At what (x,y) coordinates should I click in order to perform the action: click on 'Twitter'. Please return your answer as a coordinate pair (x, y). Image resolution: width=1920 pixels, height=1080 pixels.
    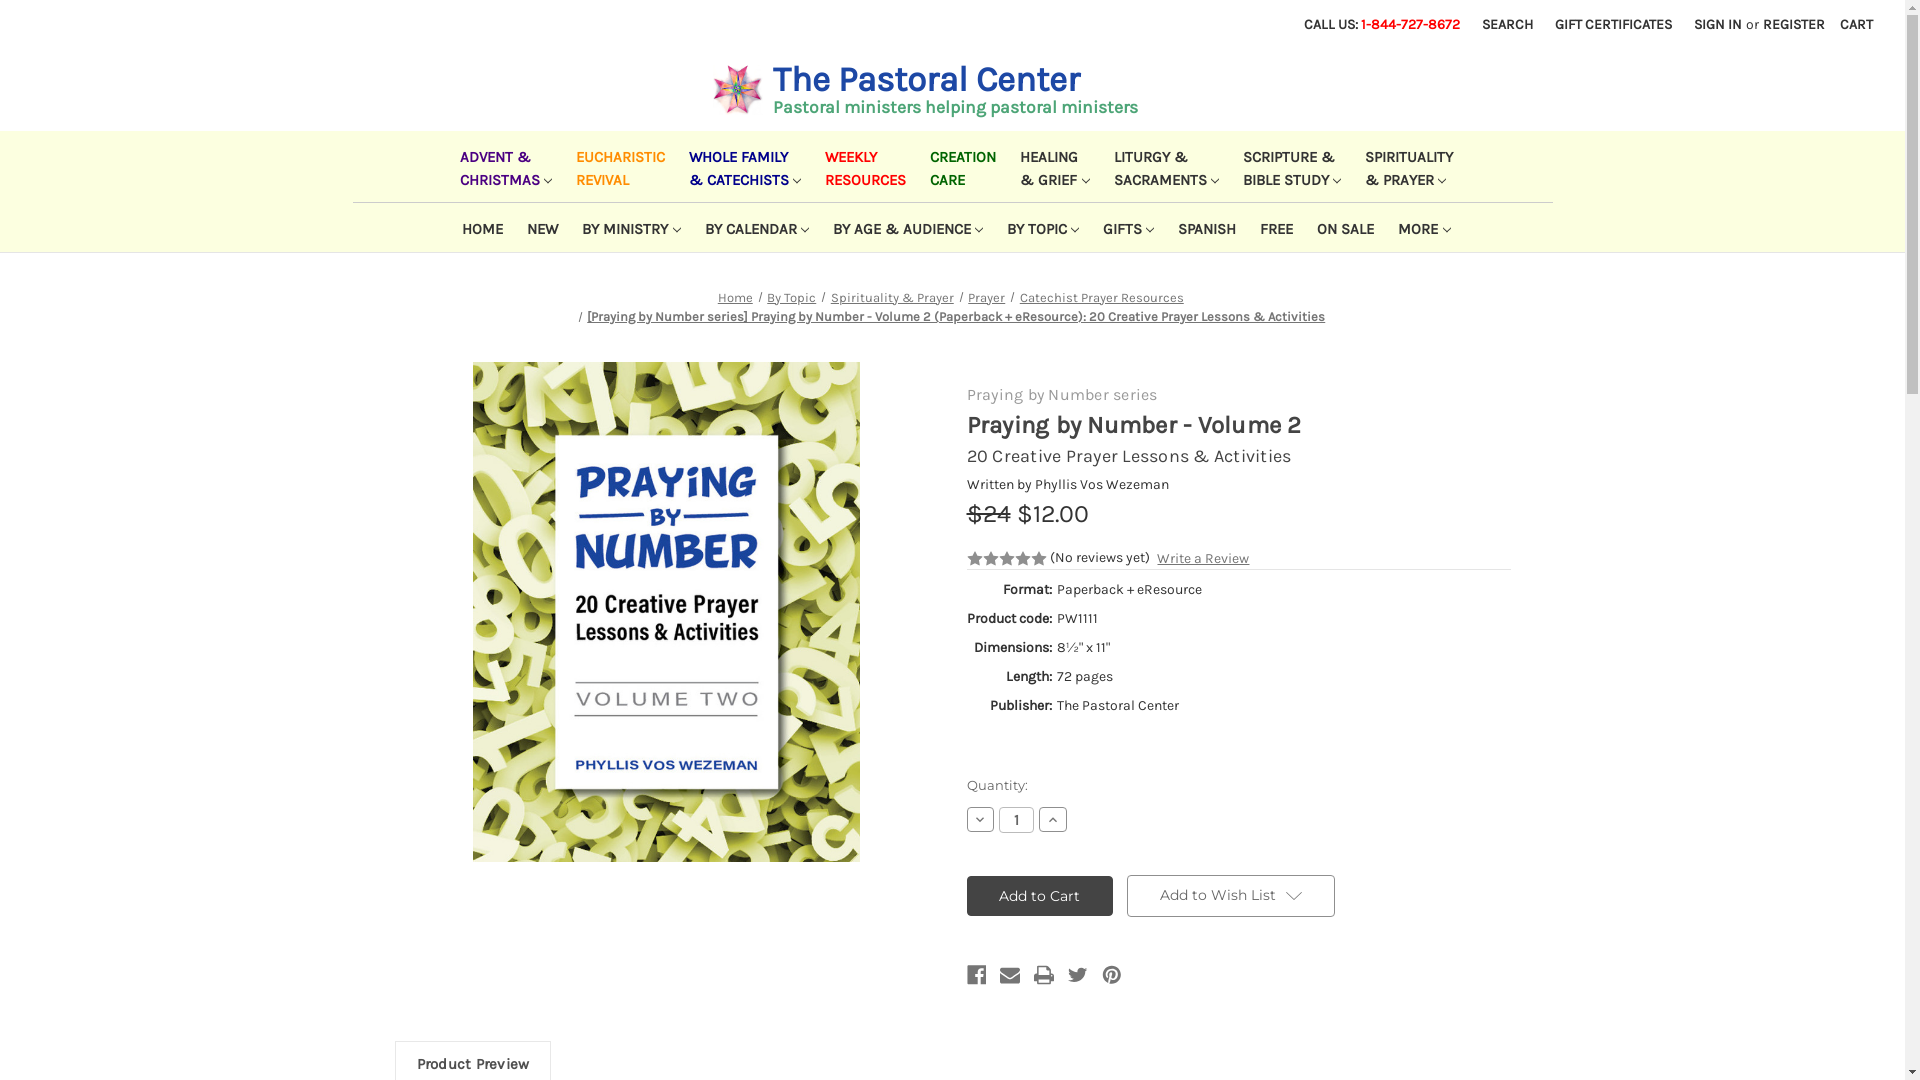
    Looking at the image, I should click on (1077, 974).